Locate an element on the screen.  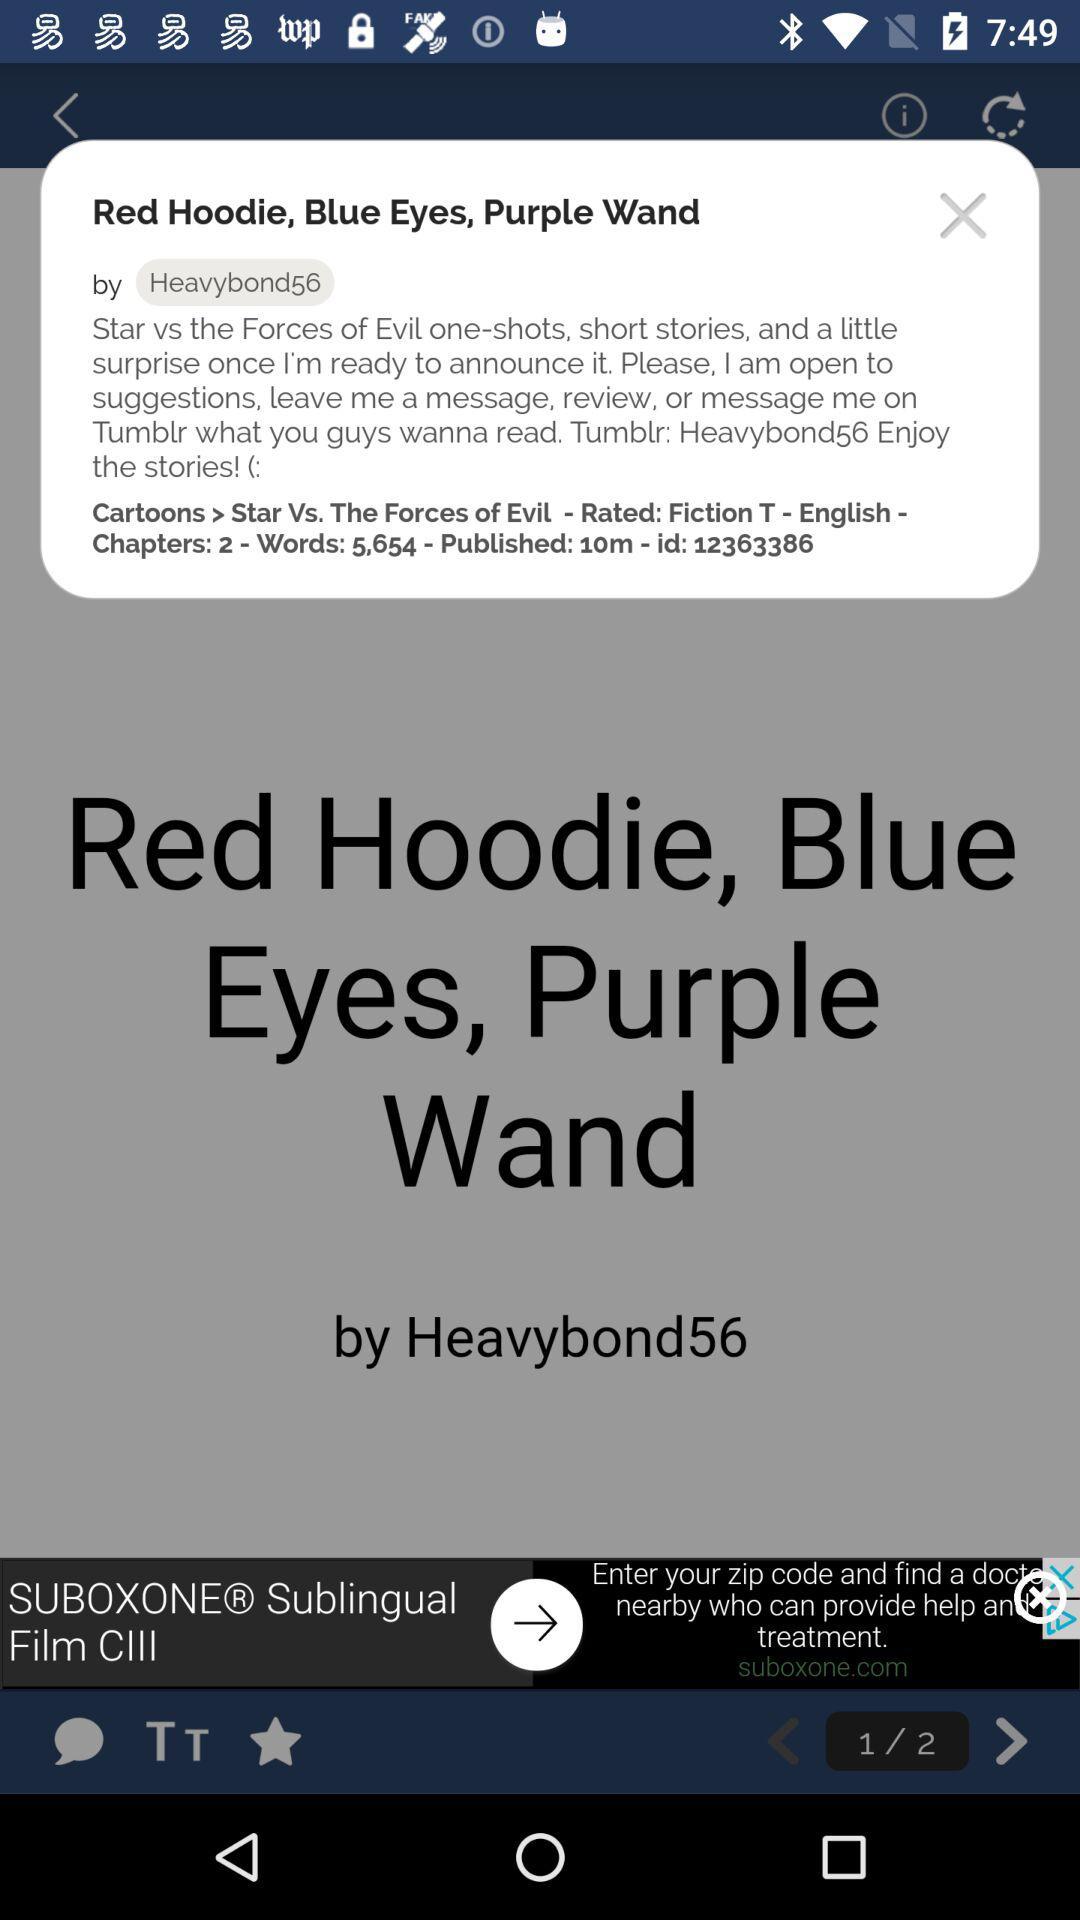
the close icon is located at coordinates (1039, 1596).